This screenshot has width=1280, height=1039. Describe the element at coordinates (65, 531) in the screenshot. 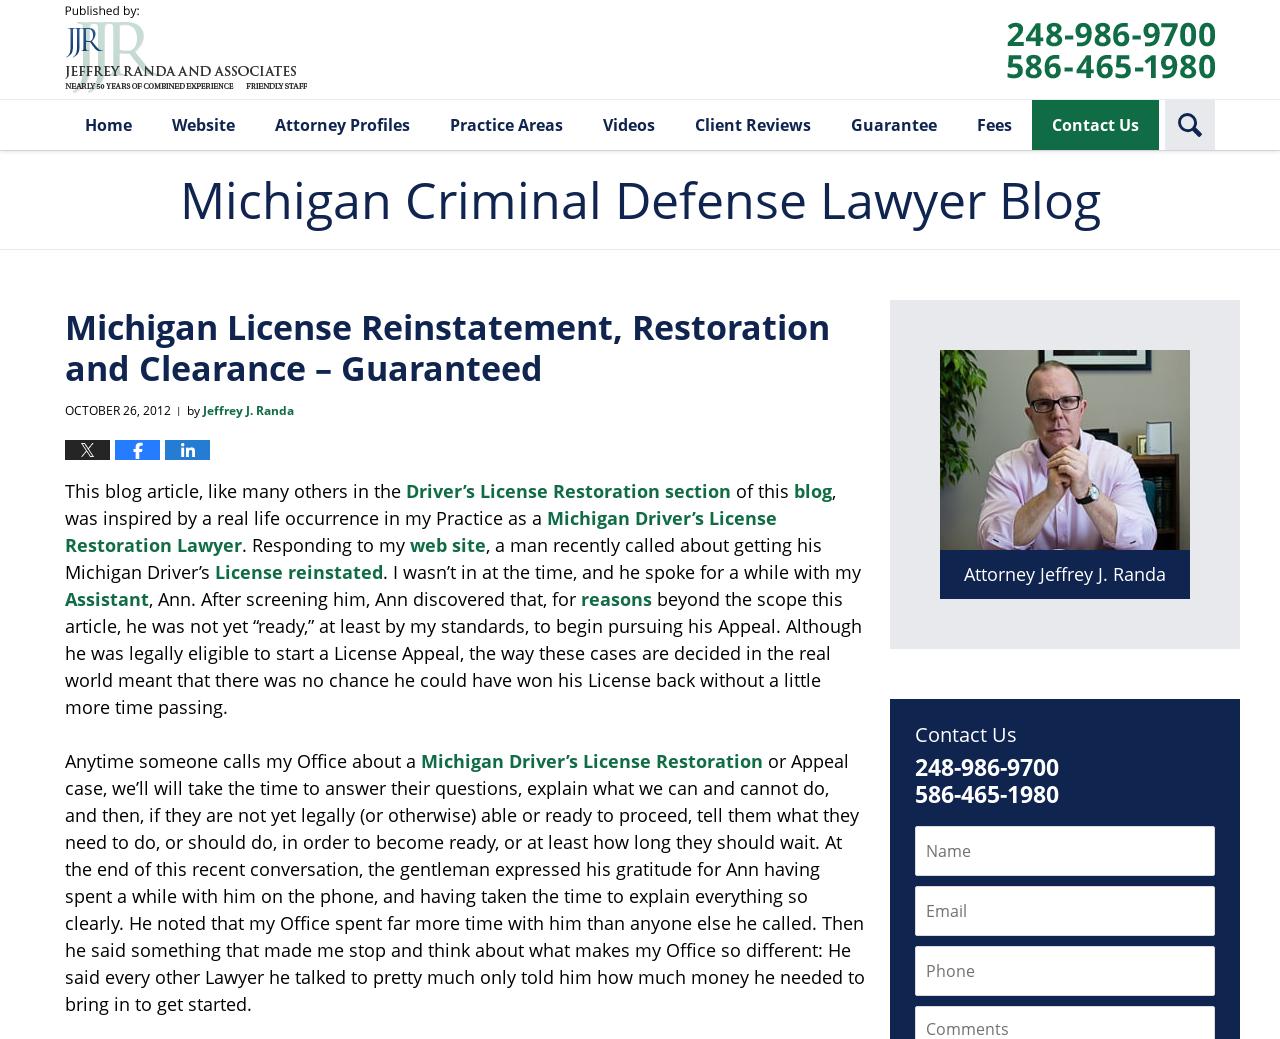

I see `'Michigan Driver’s License Restoration Lawyer'` at that location.